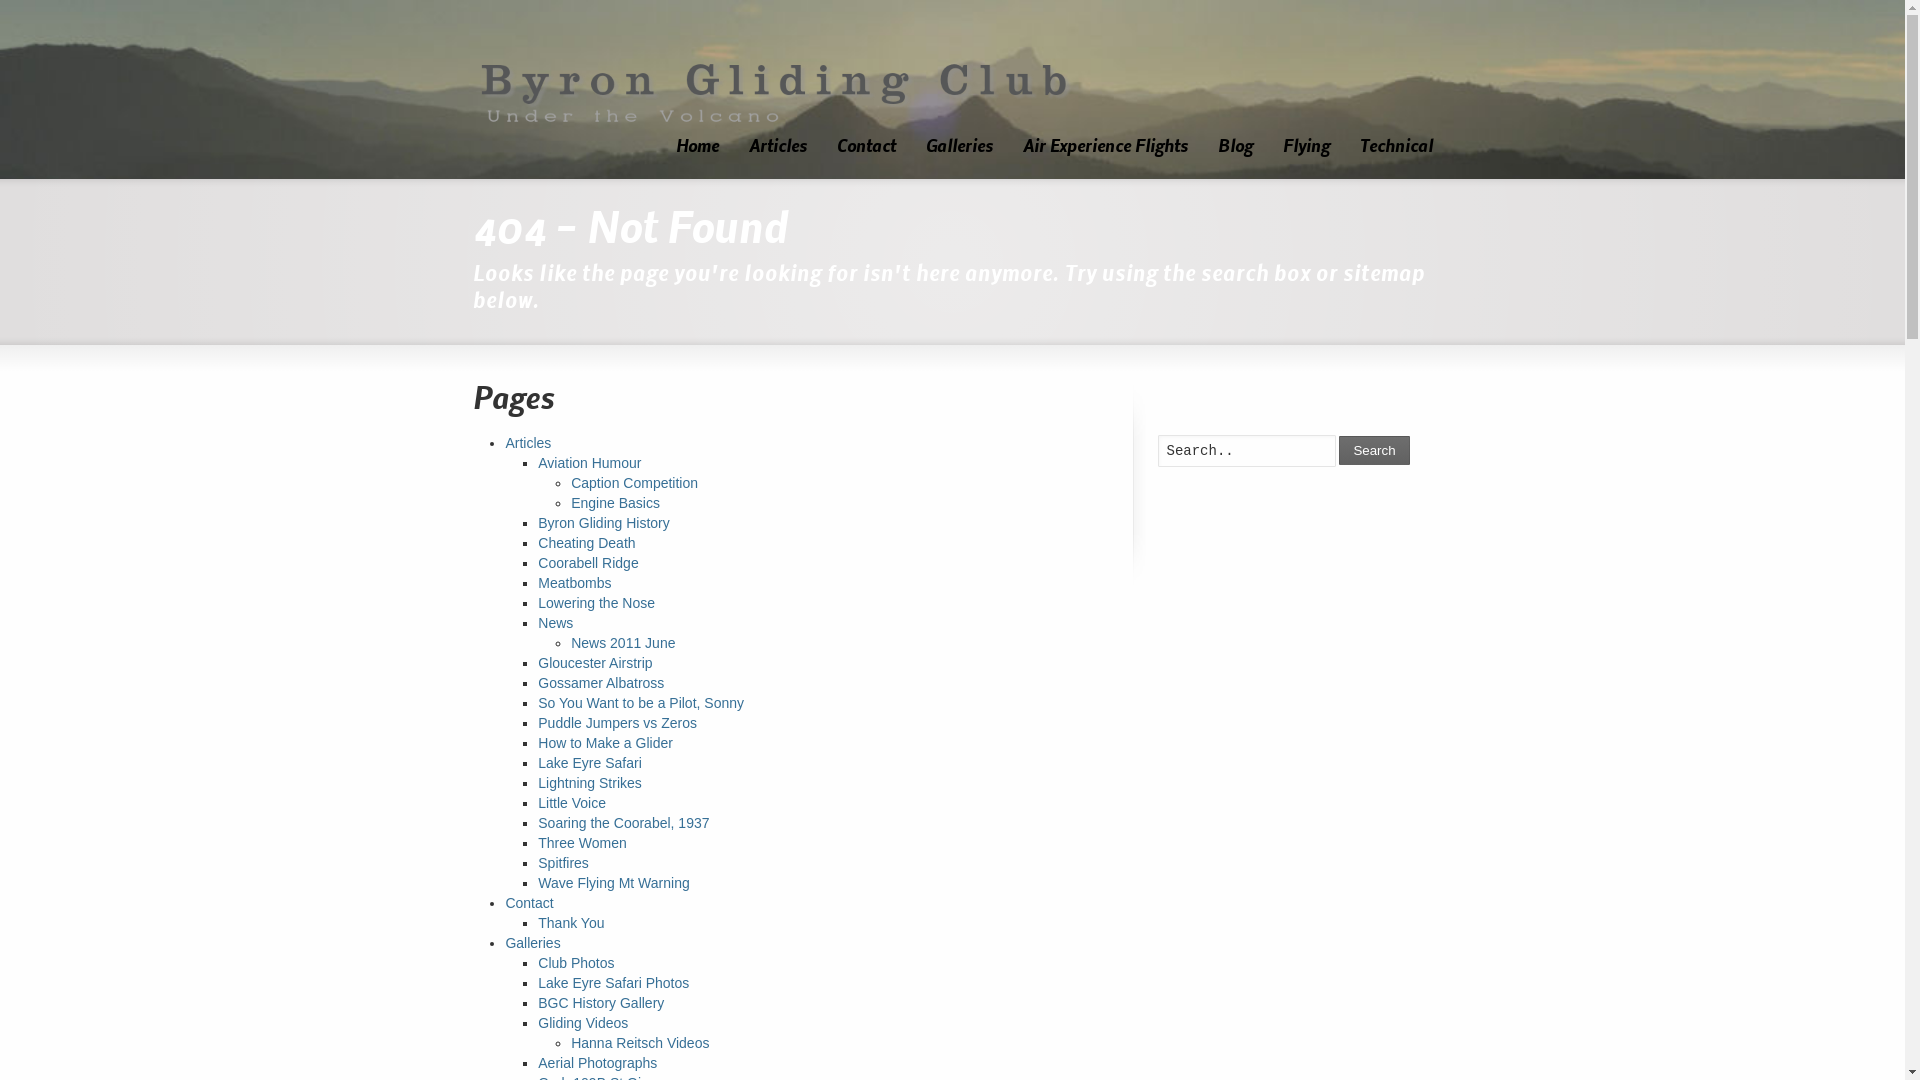 The width and height of the screenshot is (1920, 1080). I want to click on 'Coorabell Ridge', so click(587, 563).